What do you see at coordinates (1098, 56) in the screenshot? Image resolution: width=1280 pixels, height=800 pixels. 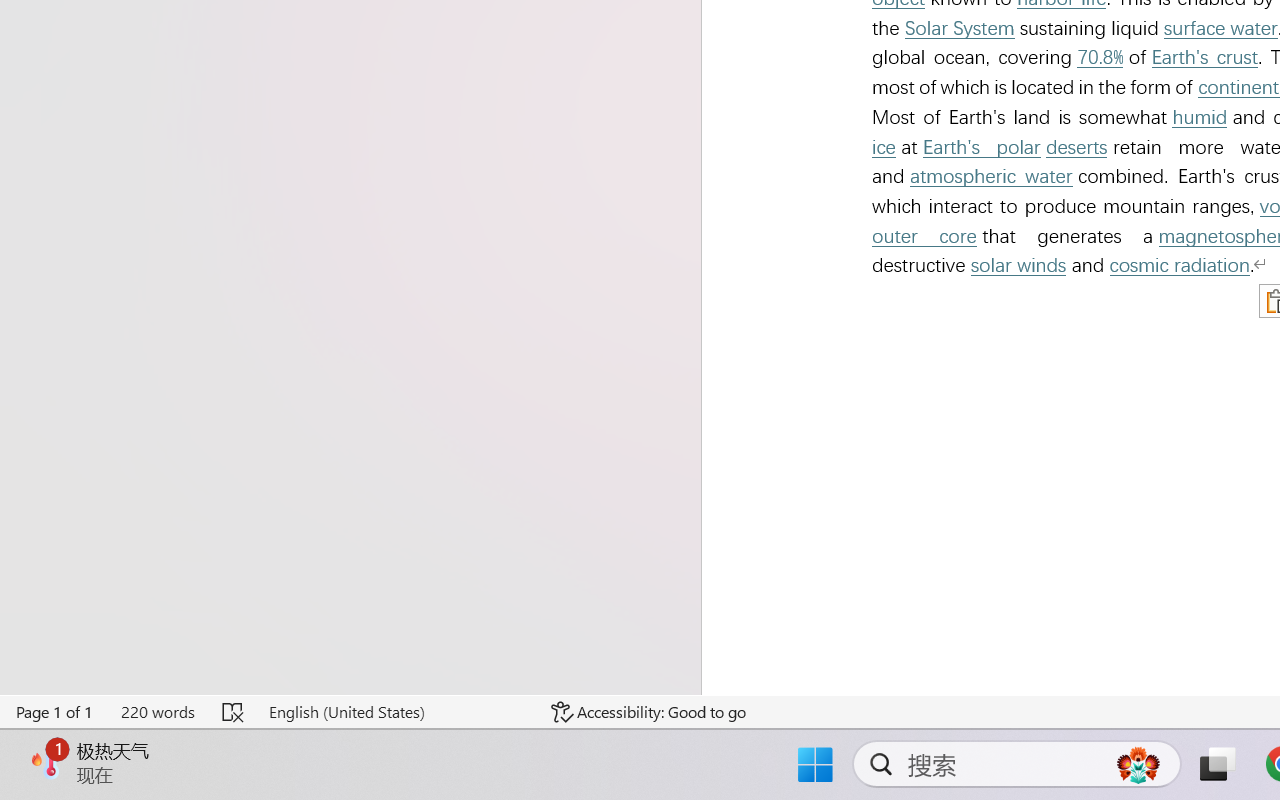 I see `'70.8%'` at bounding box center [1098, 56].